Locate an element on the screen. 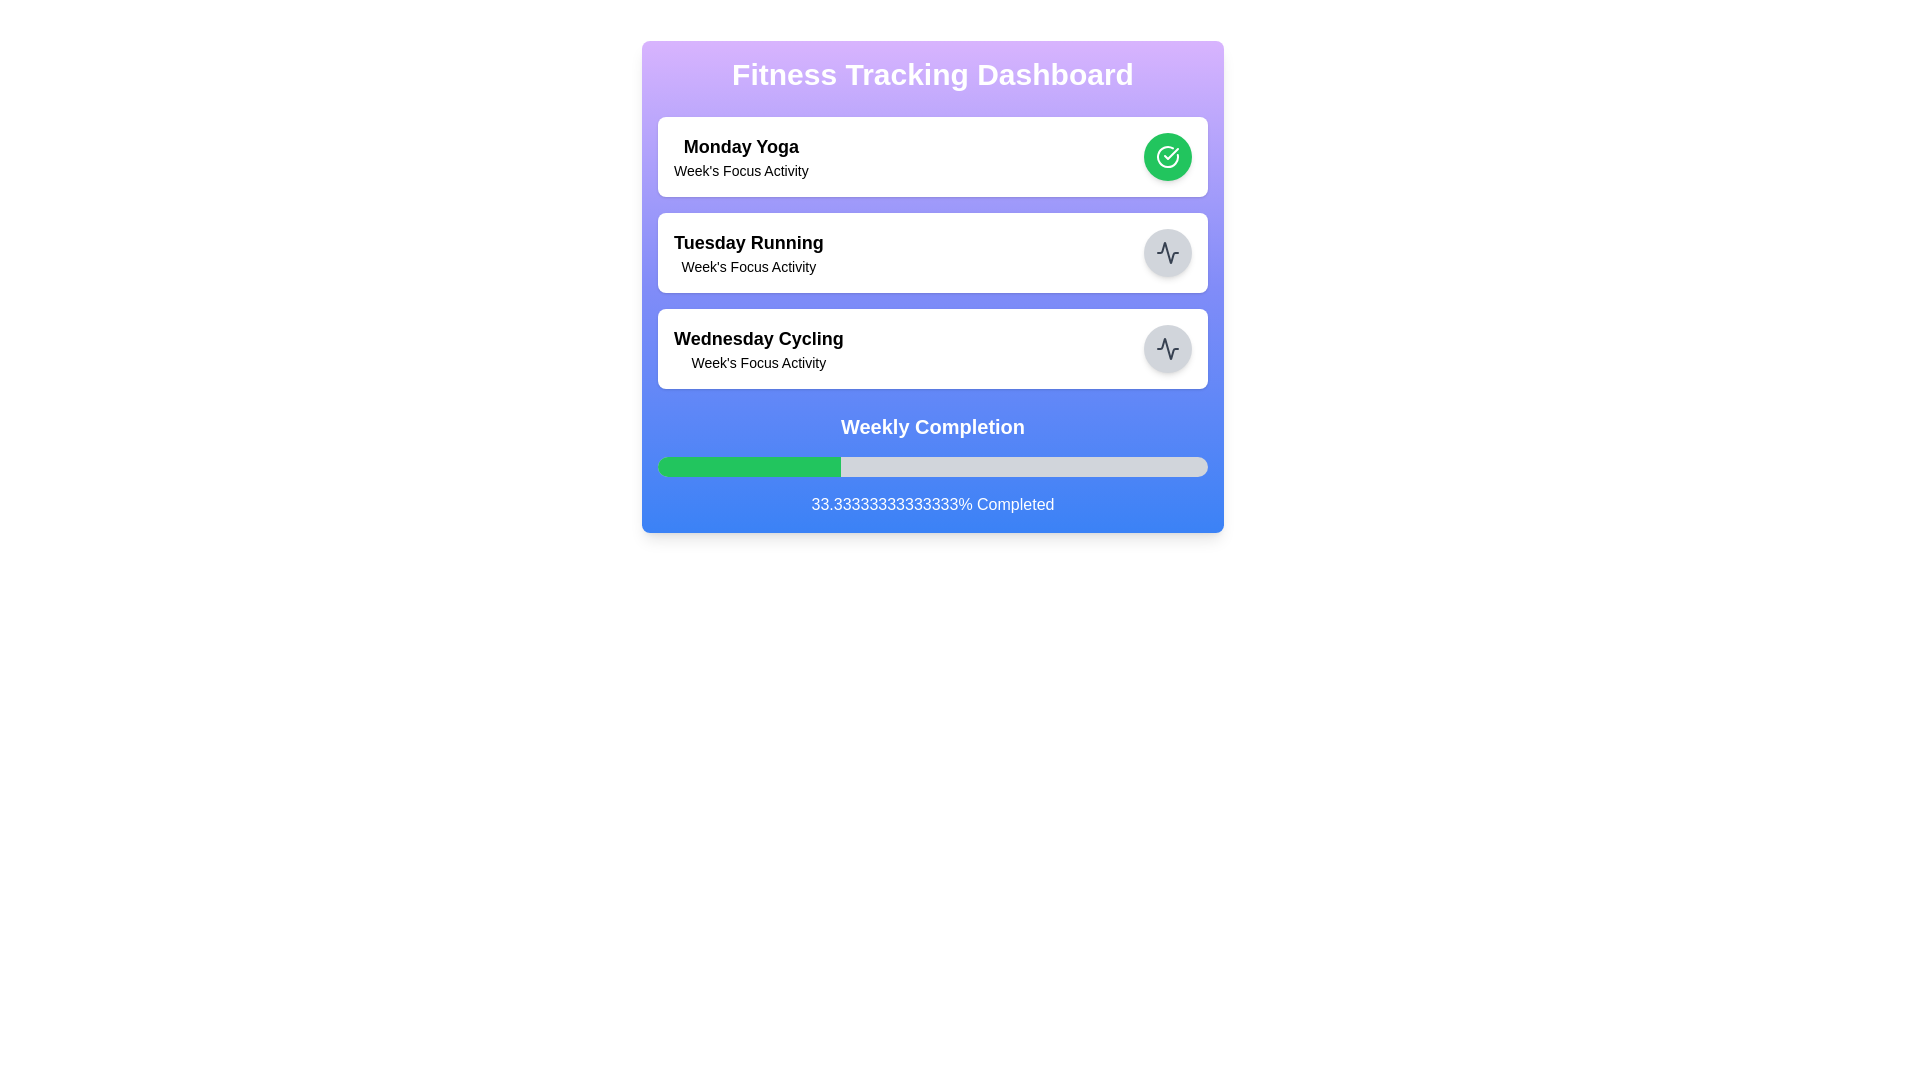  the text content of the second List item card representing 'Tuesday Running' in the Fitness Tracking Dashboard is located at coordinates (931, 252).